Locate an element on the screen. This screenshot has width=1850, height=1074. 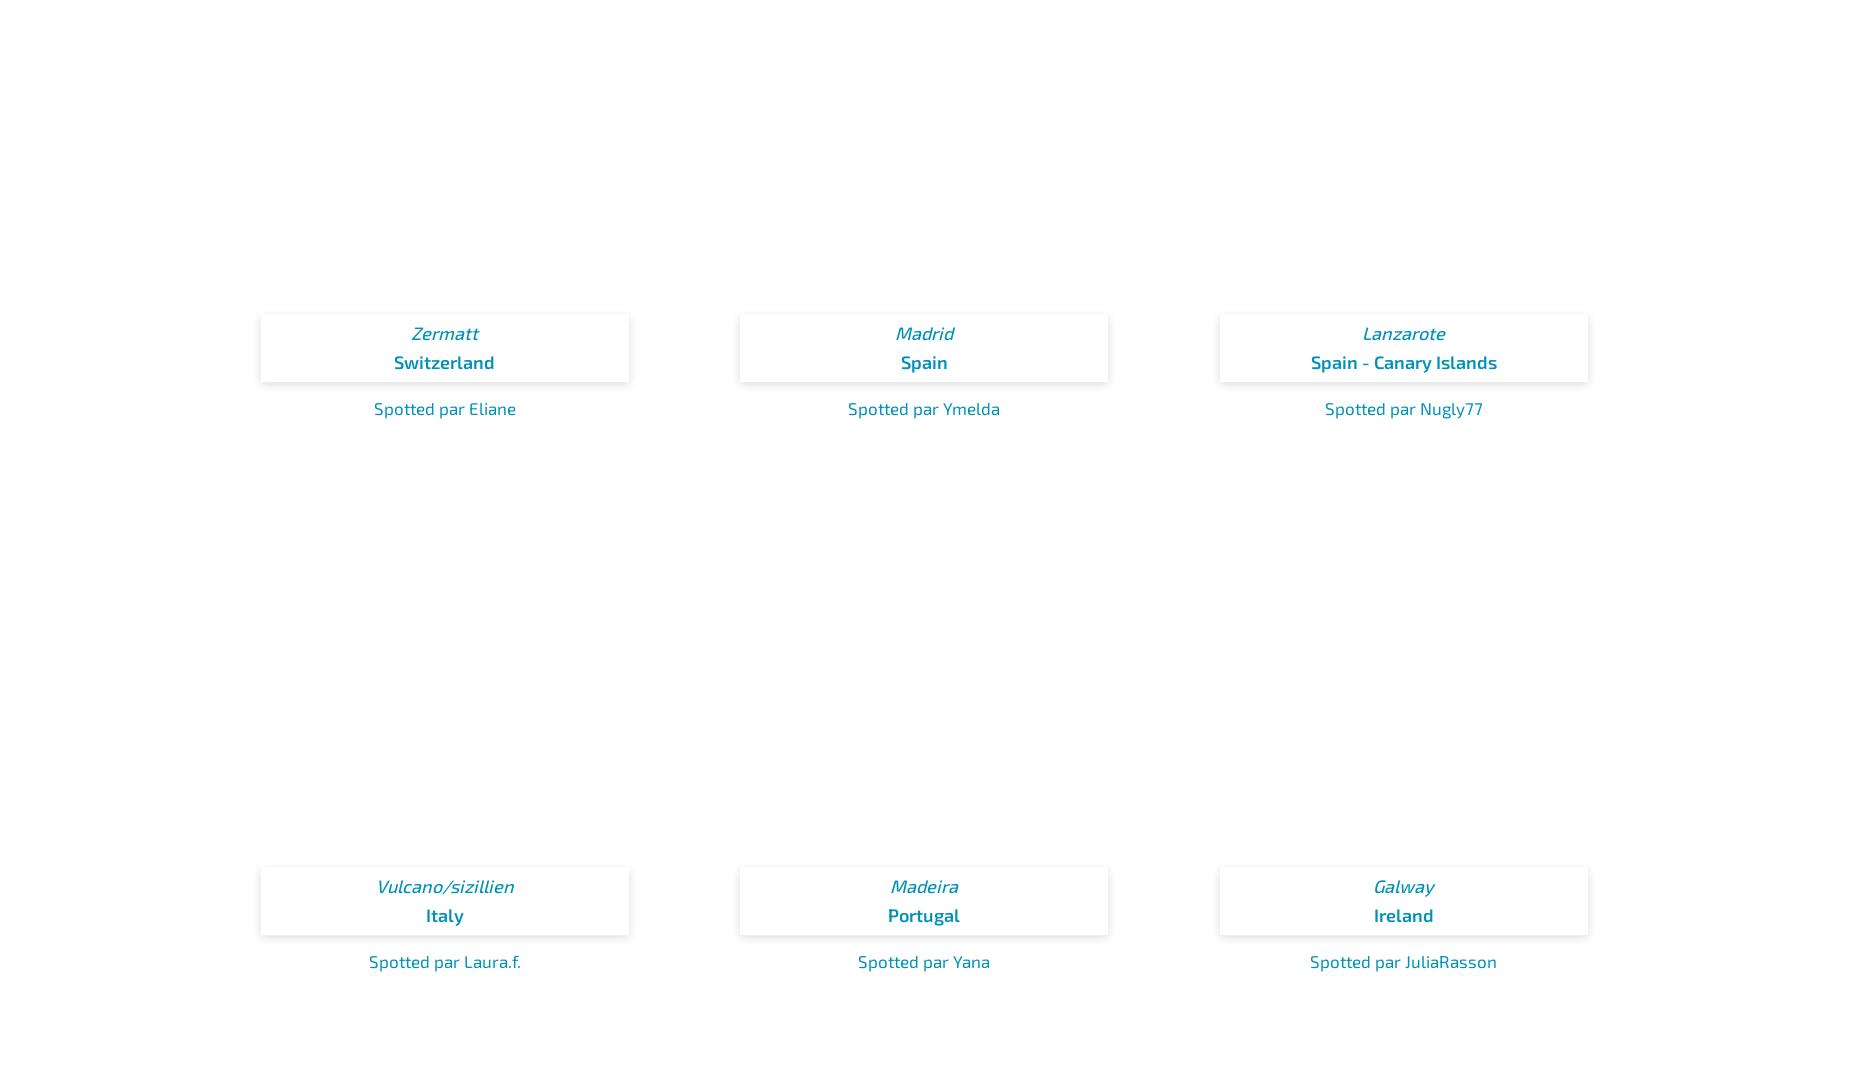
'Italy' is located at coordinates (423, 912).